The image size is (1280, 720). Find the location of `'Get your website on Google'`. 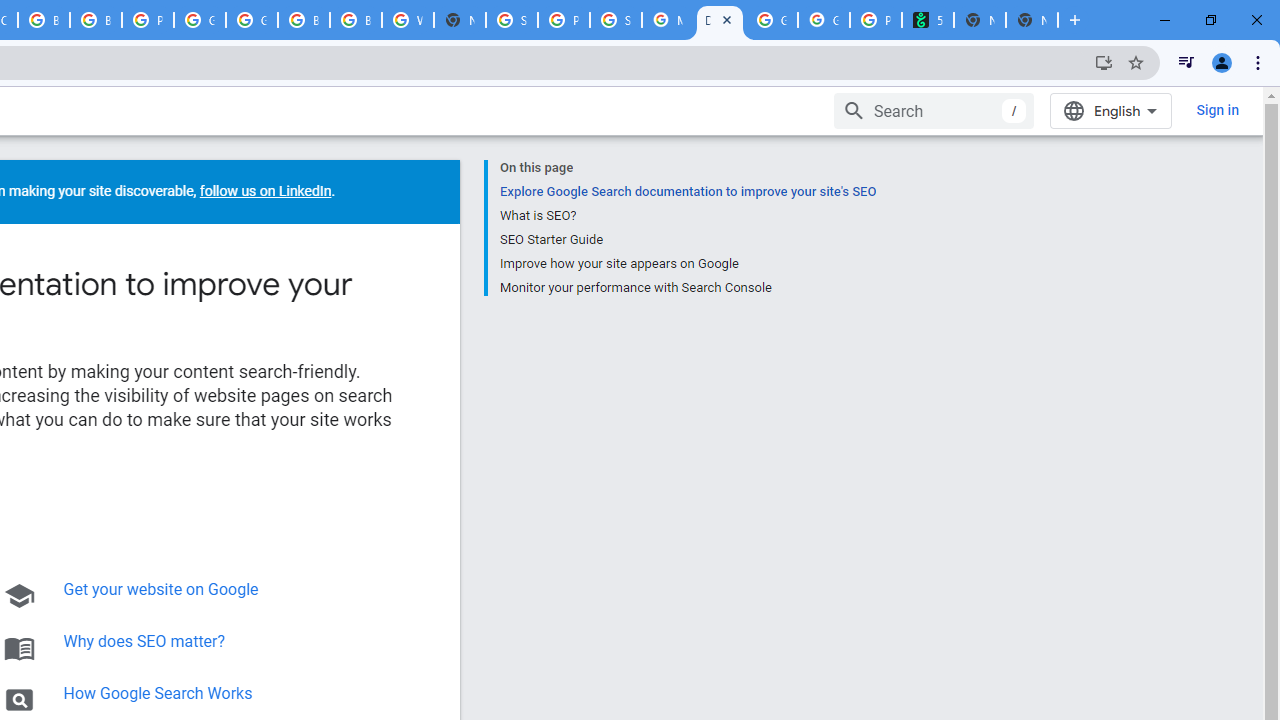

'Get your website on Google' is located at coordinates (160, 588).